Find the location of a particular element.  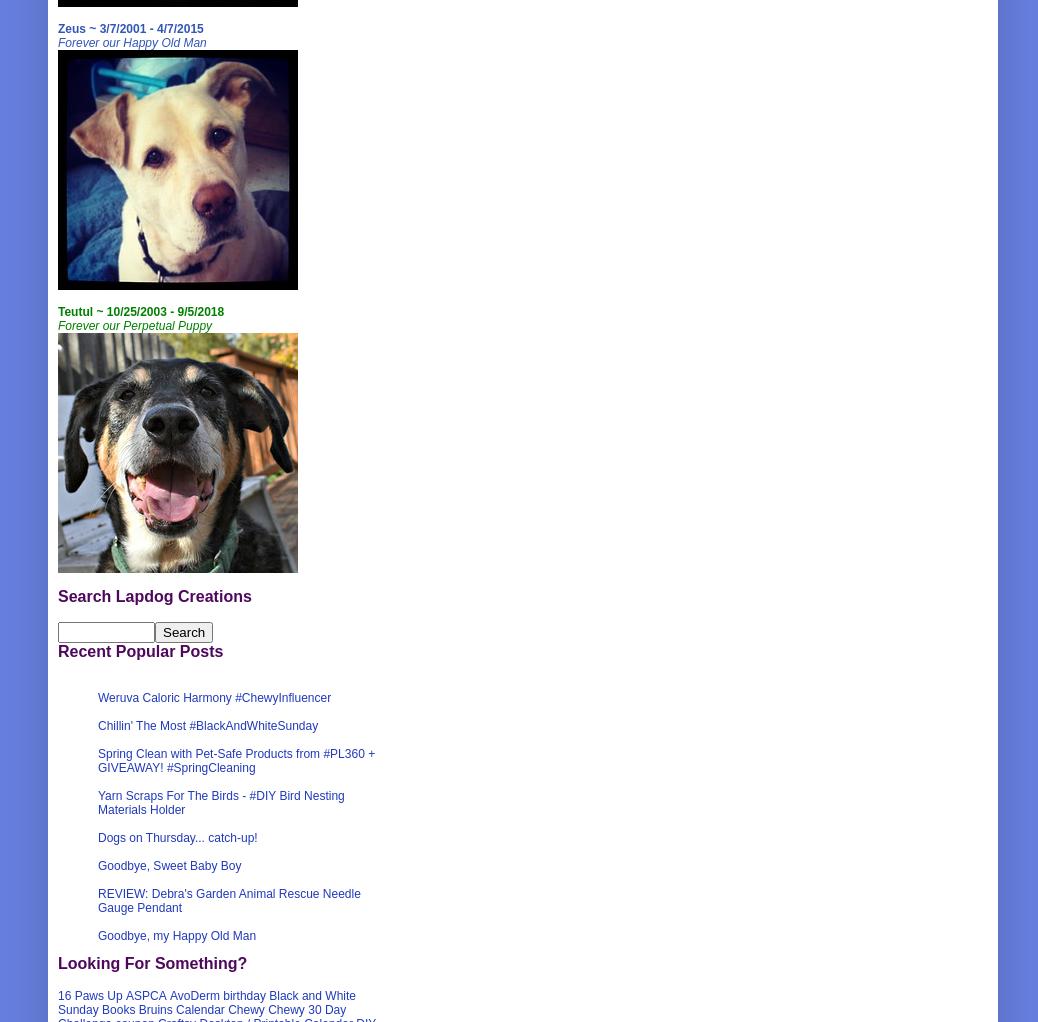

'Dogs on Thursday... catch-up!' is located at coordinates (176, 837).